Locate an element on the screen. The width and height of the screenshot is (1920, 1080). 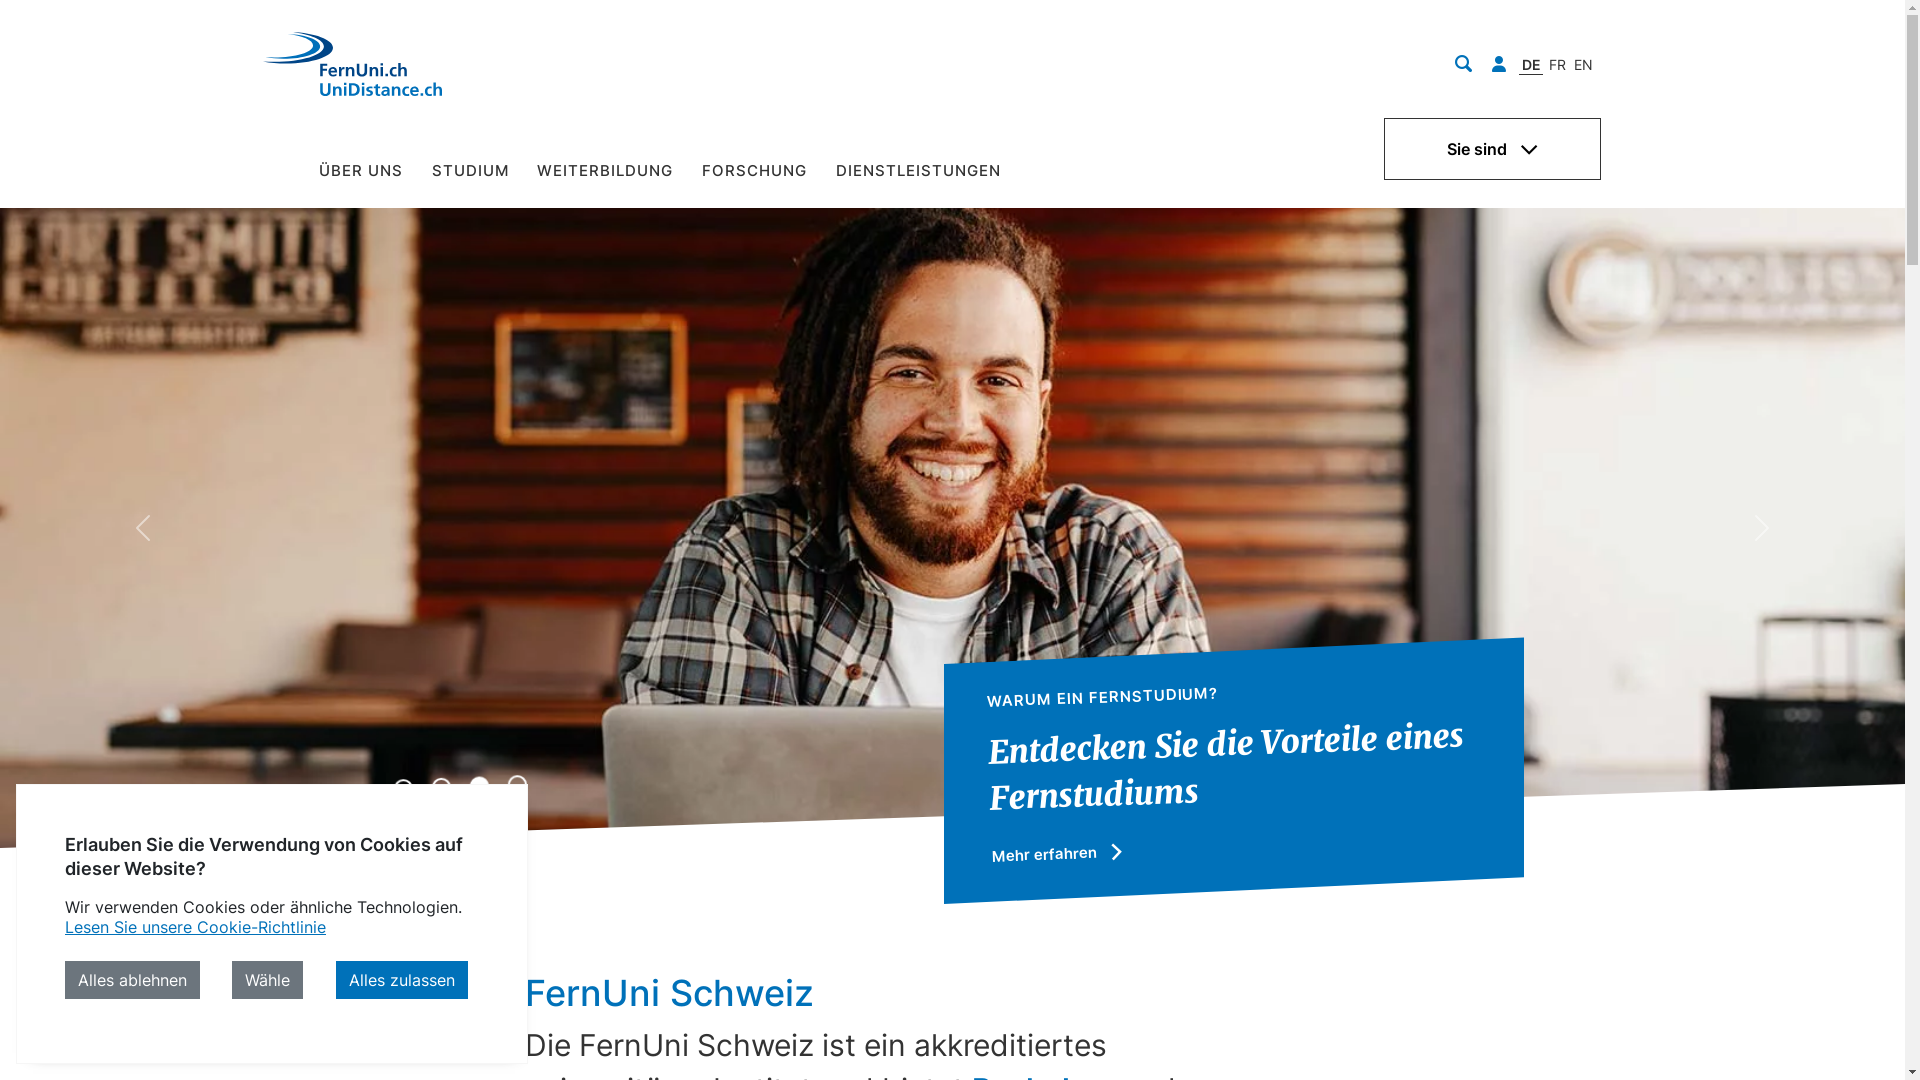
'DE' is located at coordinates (1530, 63).